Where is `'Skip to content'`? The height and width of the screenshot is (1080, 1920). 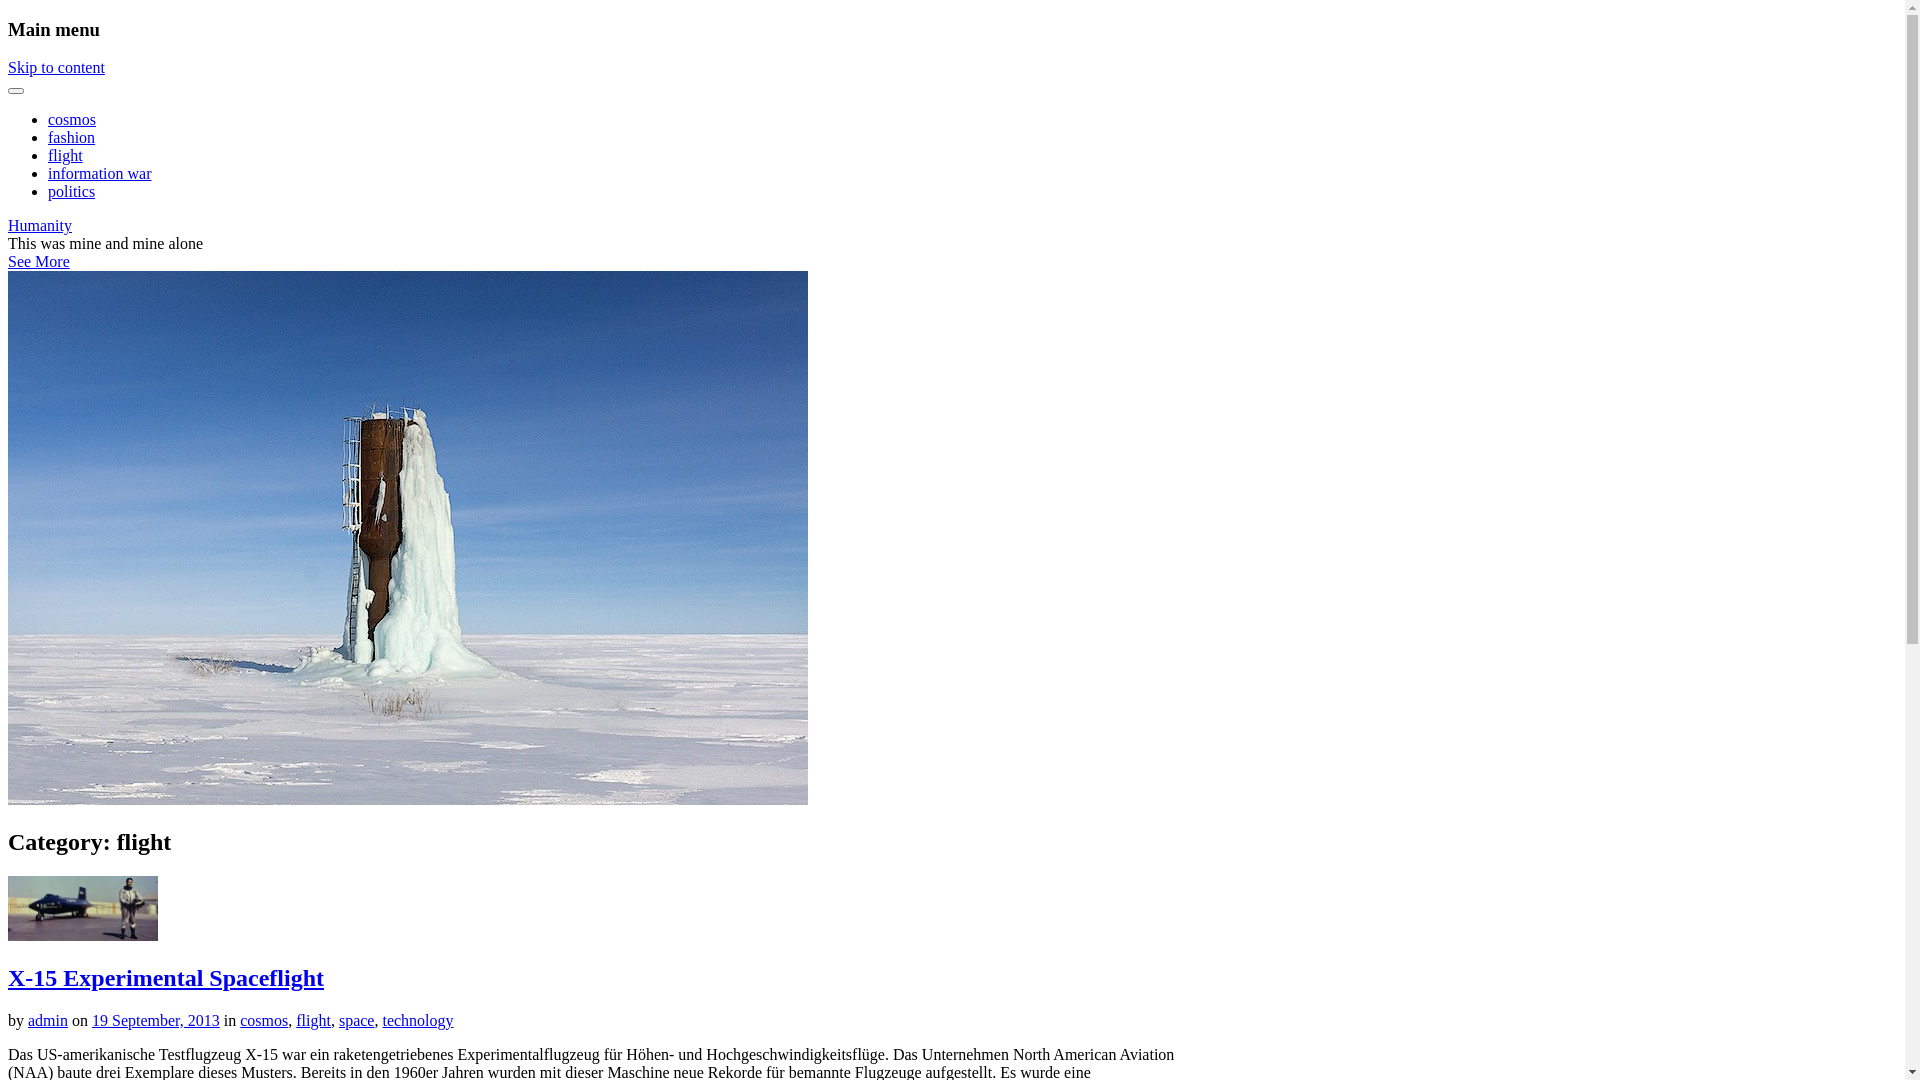 'Skip to content' is located at coordinates (56, 66).